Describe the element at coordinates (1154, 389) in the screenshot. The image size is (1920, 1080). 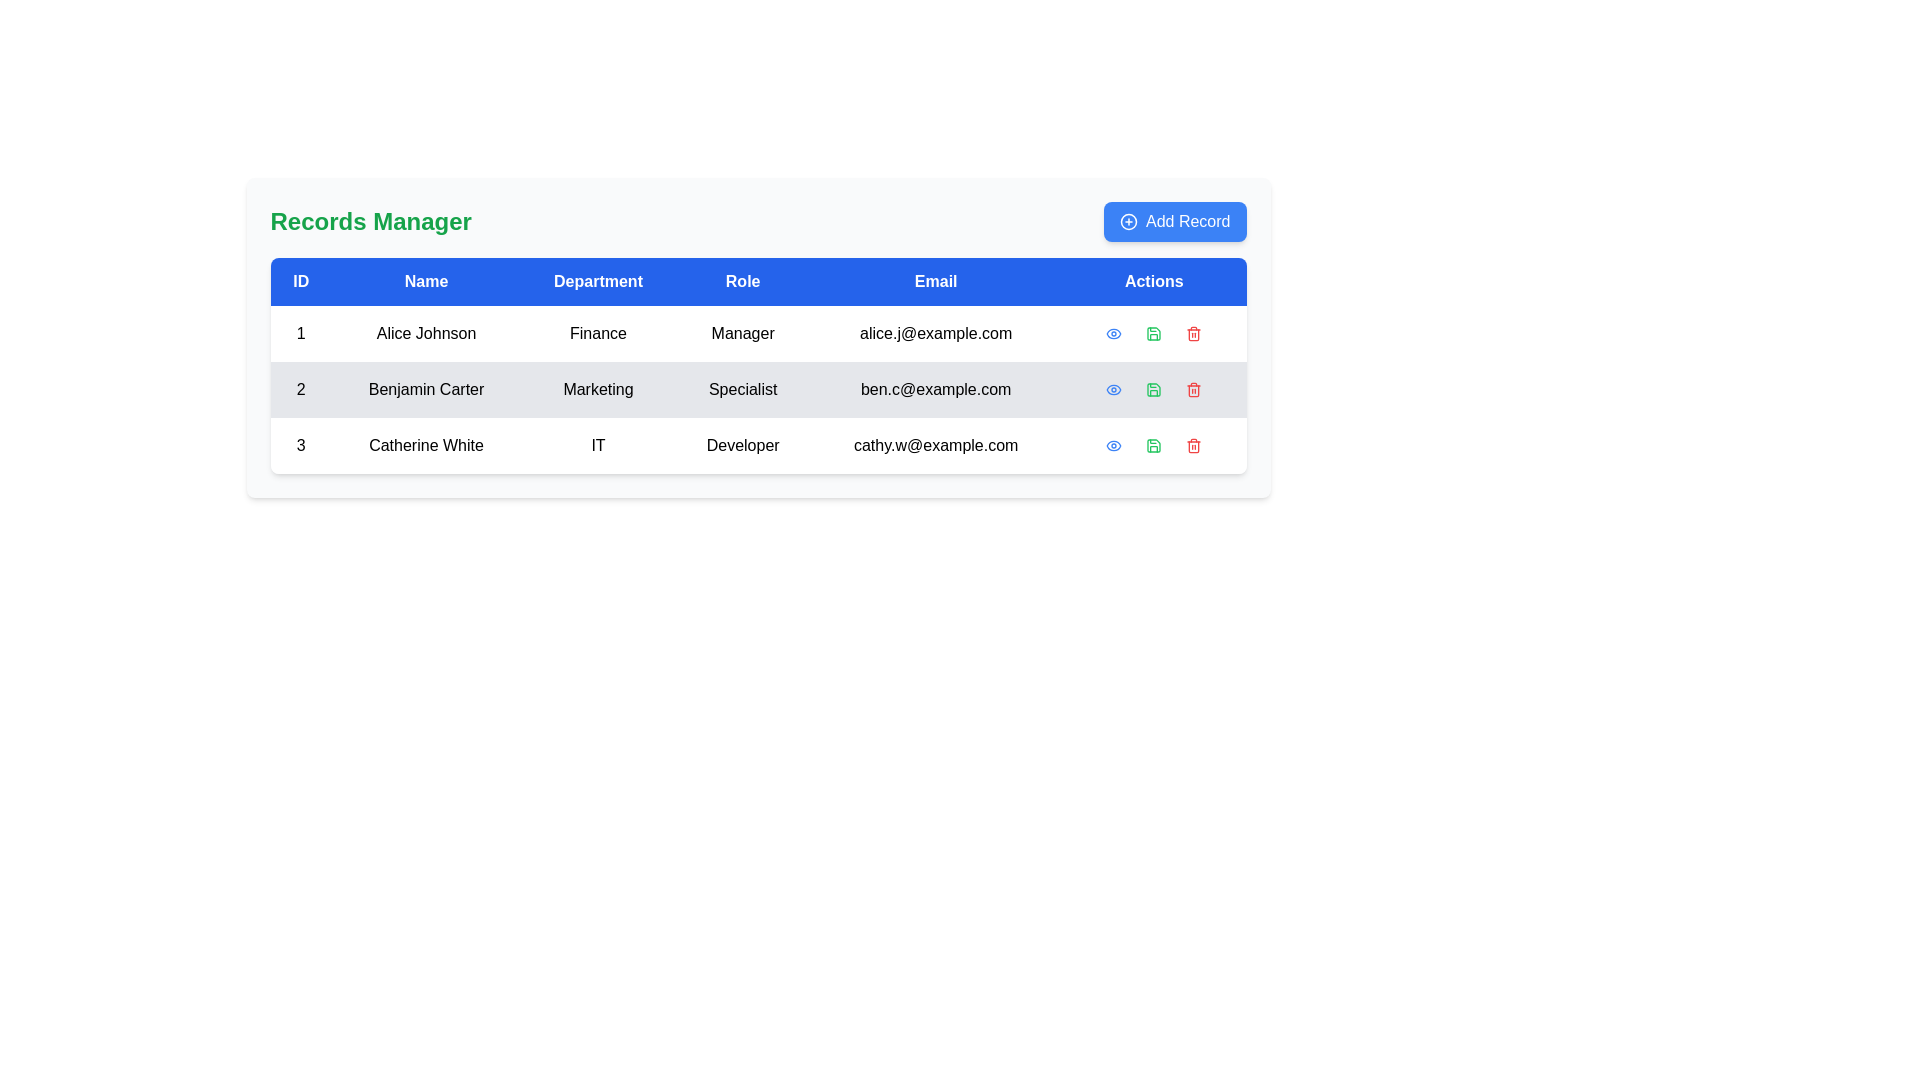
I see `the floppy disk save icon located in the 'Actions' column of the second row of the data table, positioned between the 'Eye' and 'Trash' icons for visual feedback` at that location.